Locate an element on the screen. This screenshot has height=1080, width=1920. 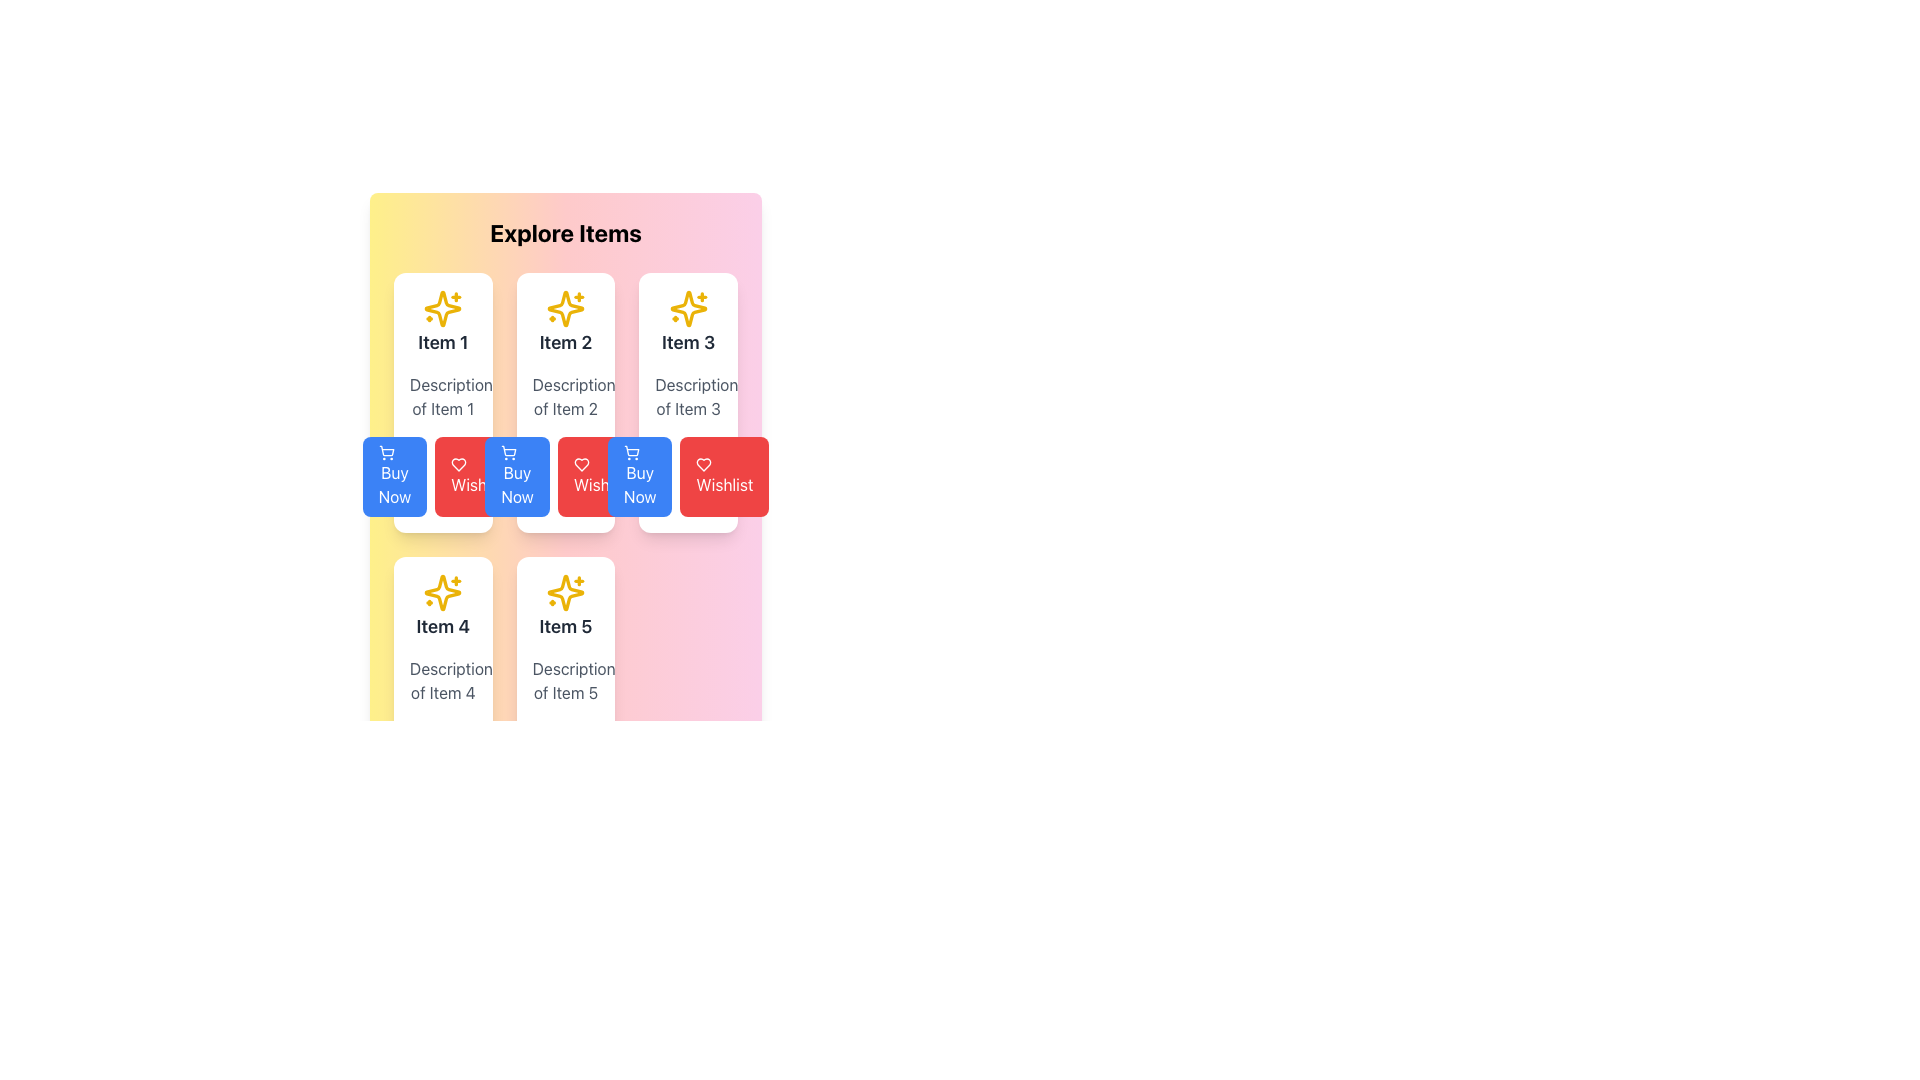
text label displaying the title 'Item 3' located in the top-right corner of the card in the Explore Items section, positioned below the spark icon and above the description text is located at coordinates (688, 322).